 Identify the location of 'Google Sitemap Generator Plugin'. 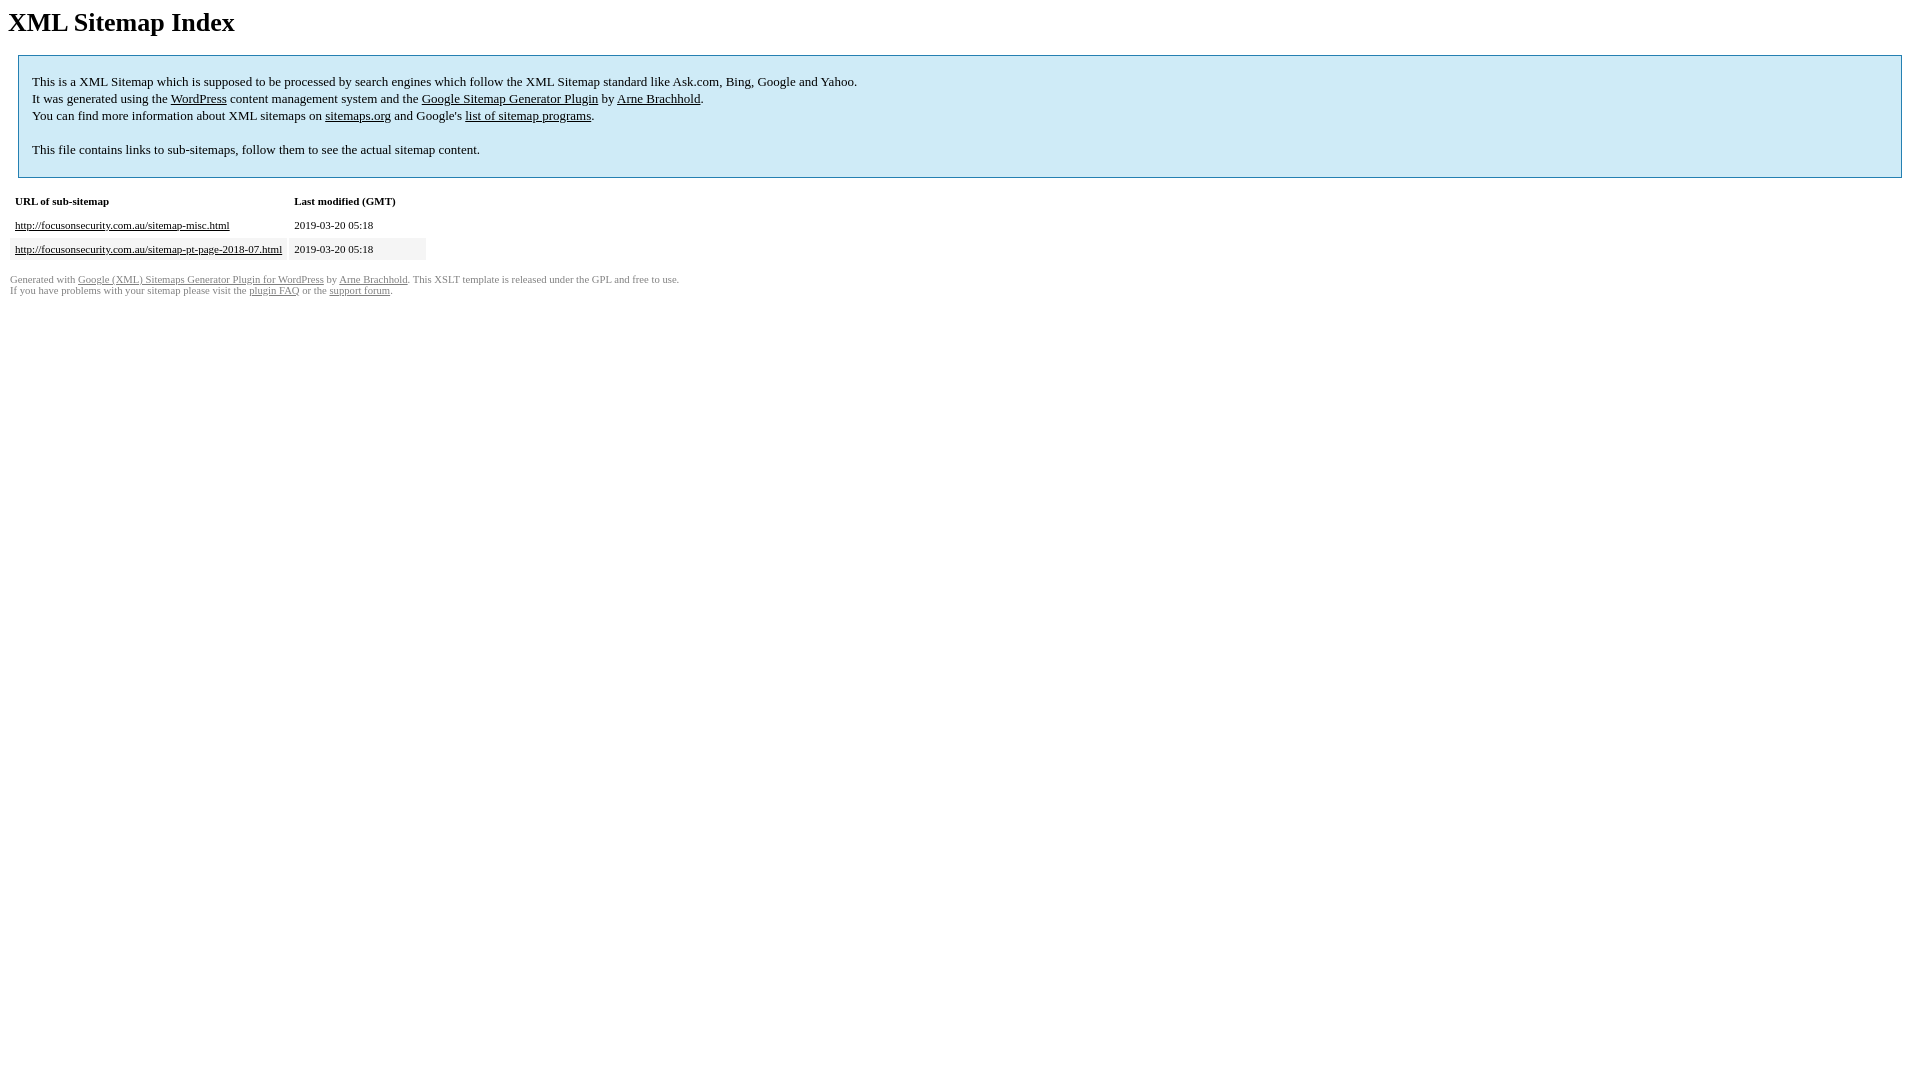
(421, 98).